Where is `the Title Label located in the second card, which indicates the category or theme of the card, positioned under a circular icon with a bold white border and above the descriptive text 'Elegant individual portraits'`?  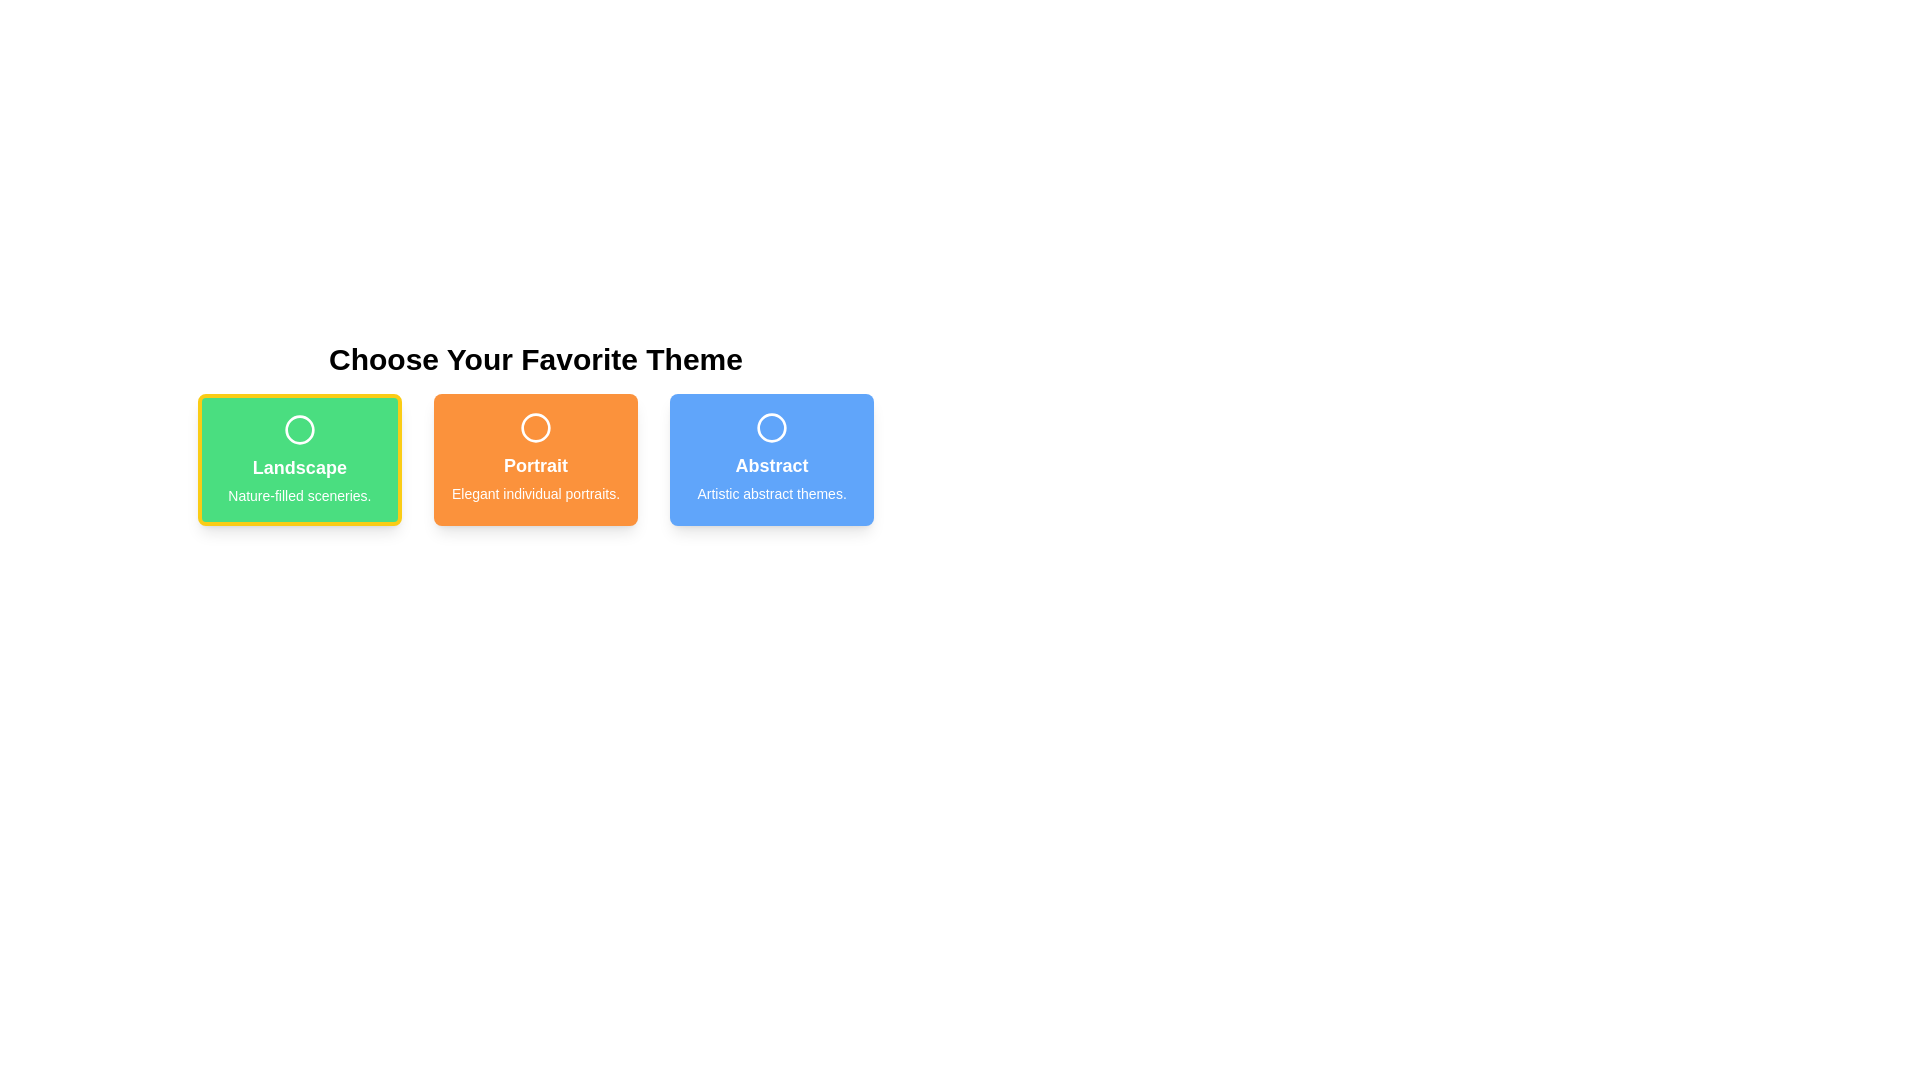
the Title Label located in the second card, which indicates the category or theme of the card, positioned under a circular icon with a bold white border and above the descriptive text 'Elegant individual portraits' is located at coordinates (536, 466).